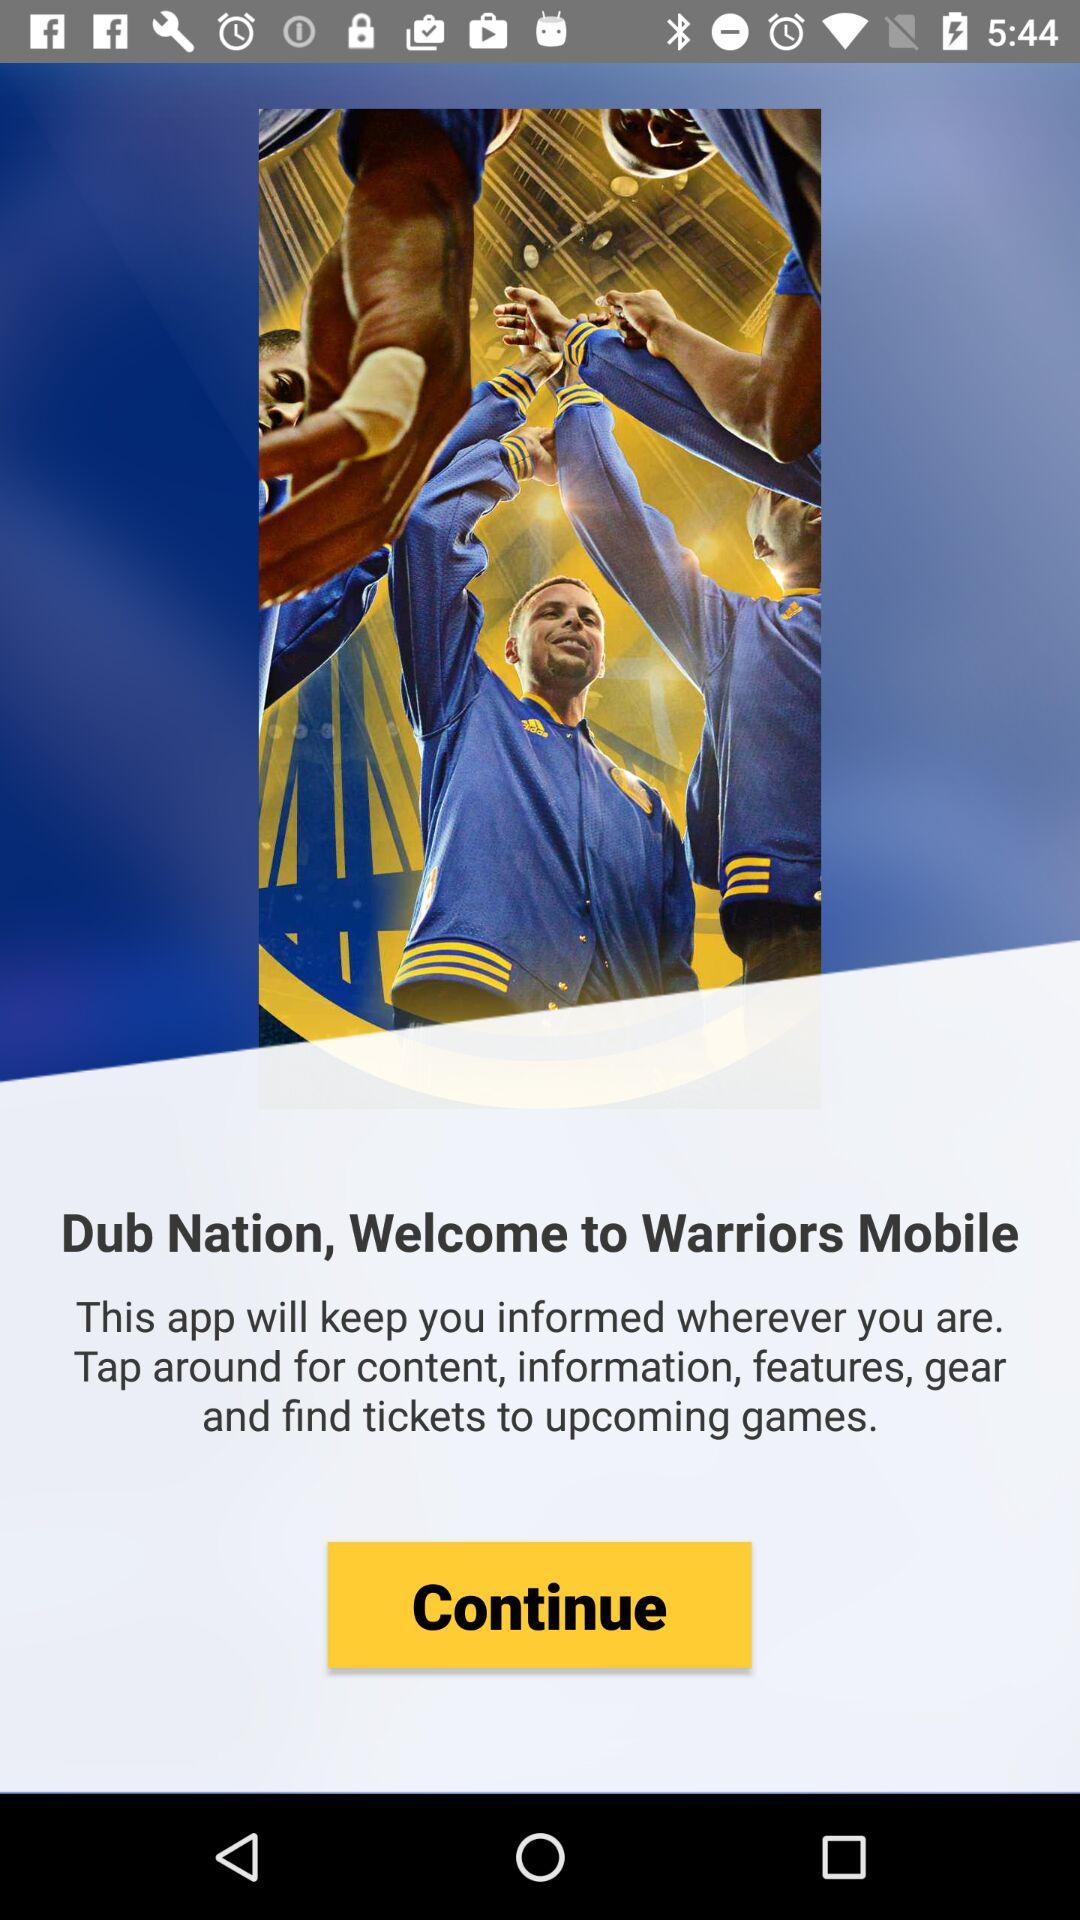 This screenshot has height=1920, width=1080. Describe the element at coordinates (538, 1604) in the screenshot. I see `the continue item` at that location.